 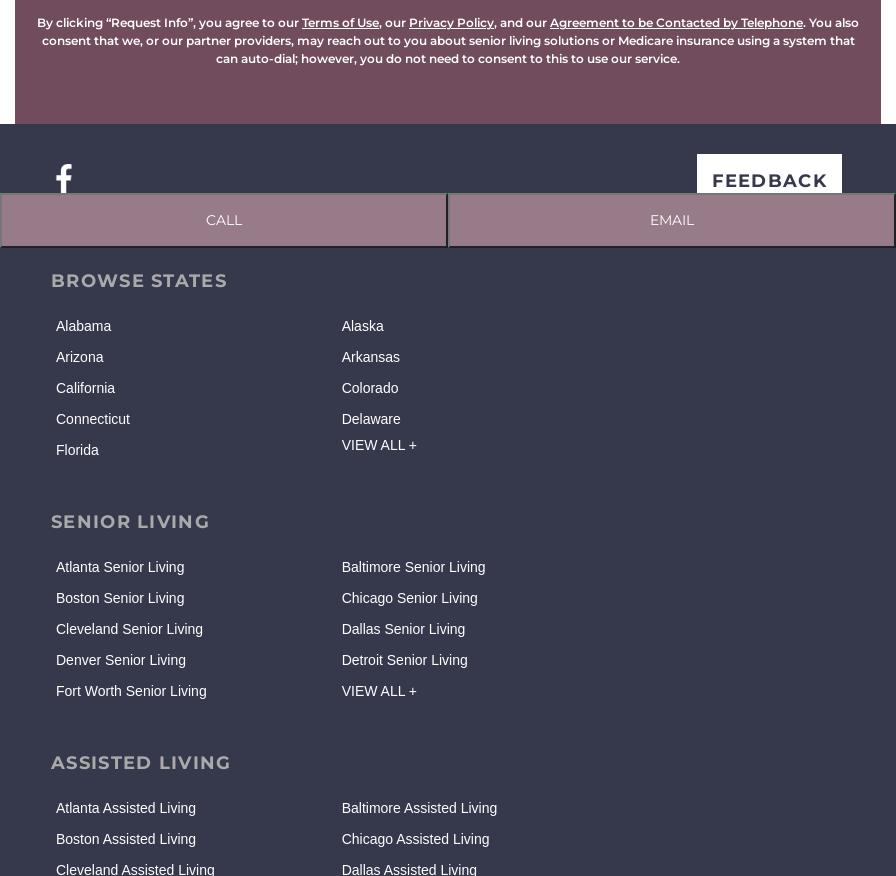 I want to click on 'Dallas Senior Living', so click(x=341, y=628).